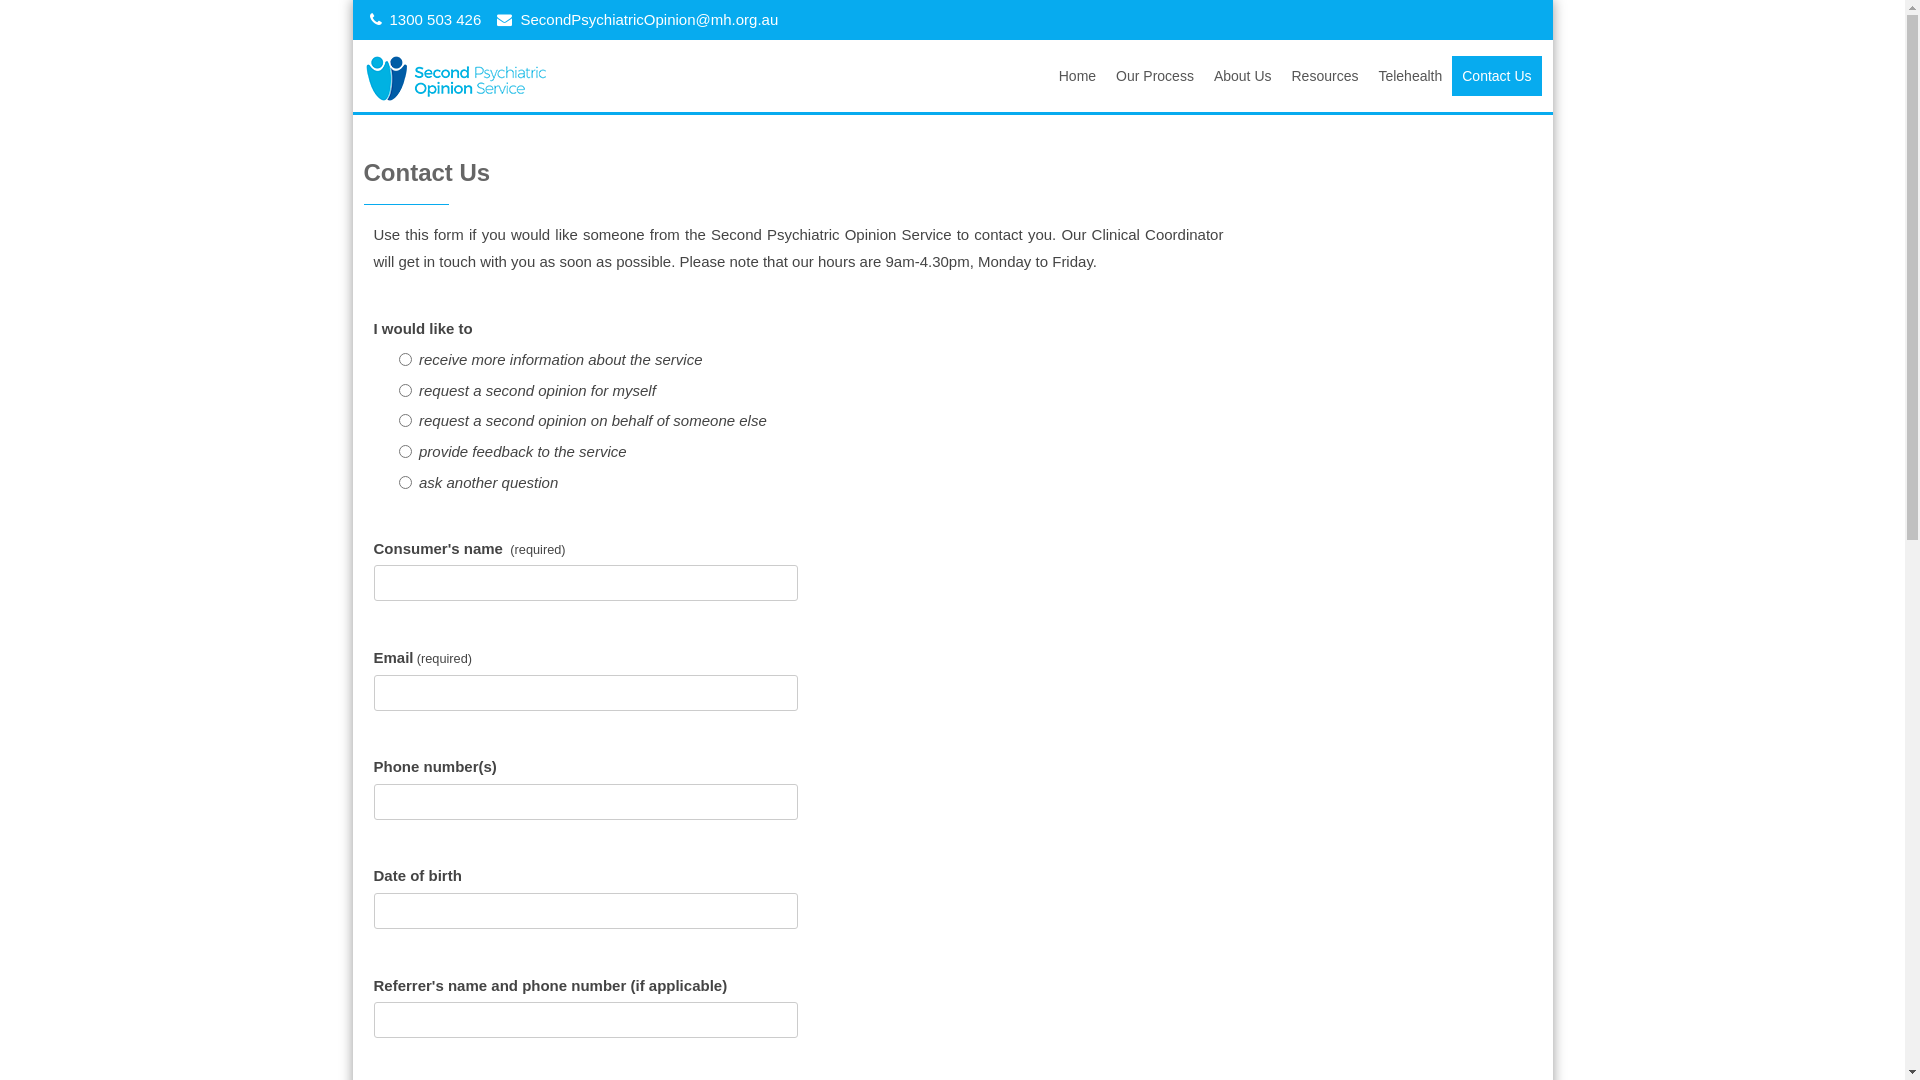 The image size is (1920, 1080). I want to click on 'Contact Us', so click(1496, 75).